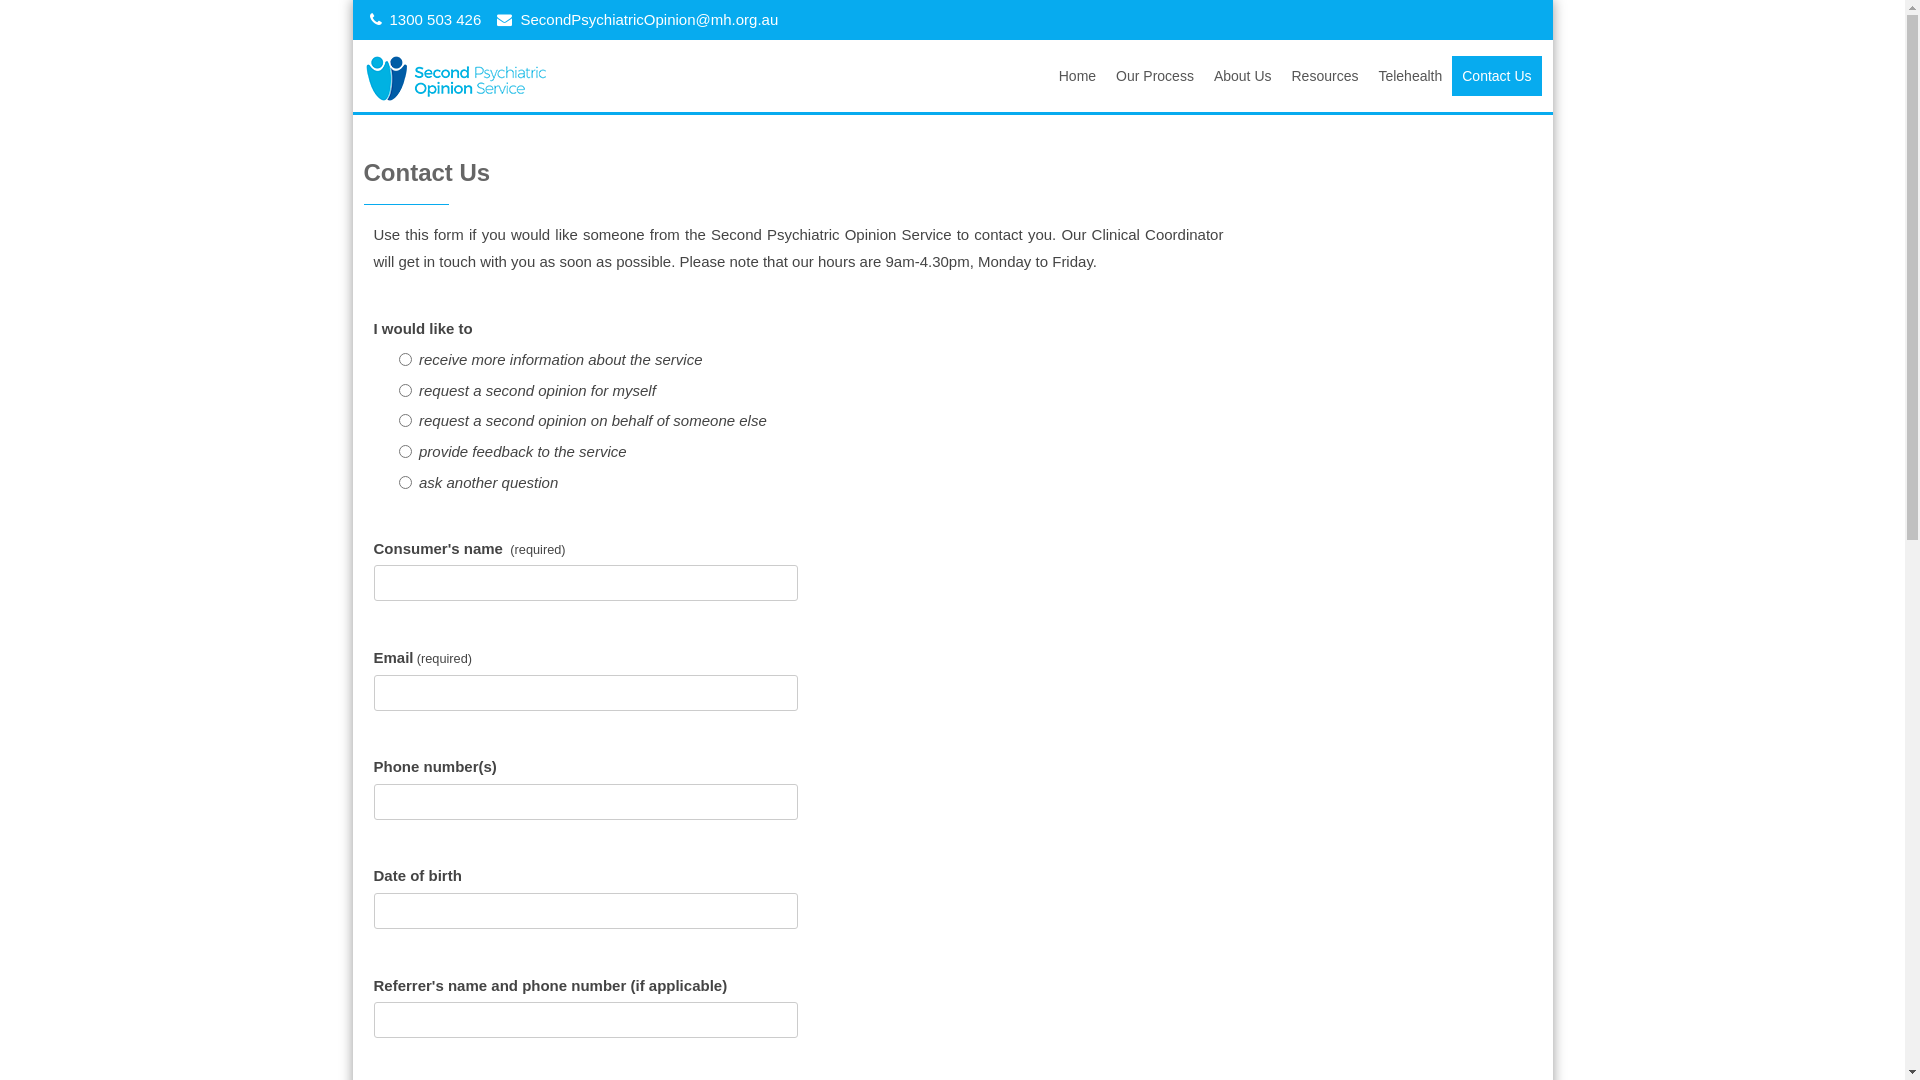 The image size is (1920, 1080). I want to click on 'Contact Us', so click(1496, 75).